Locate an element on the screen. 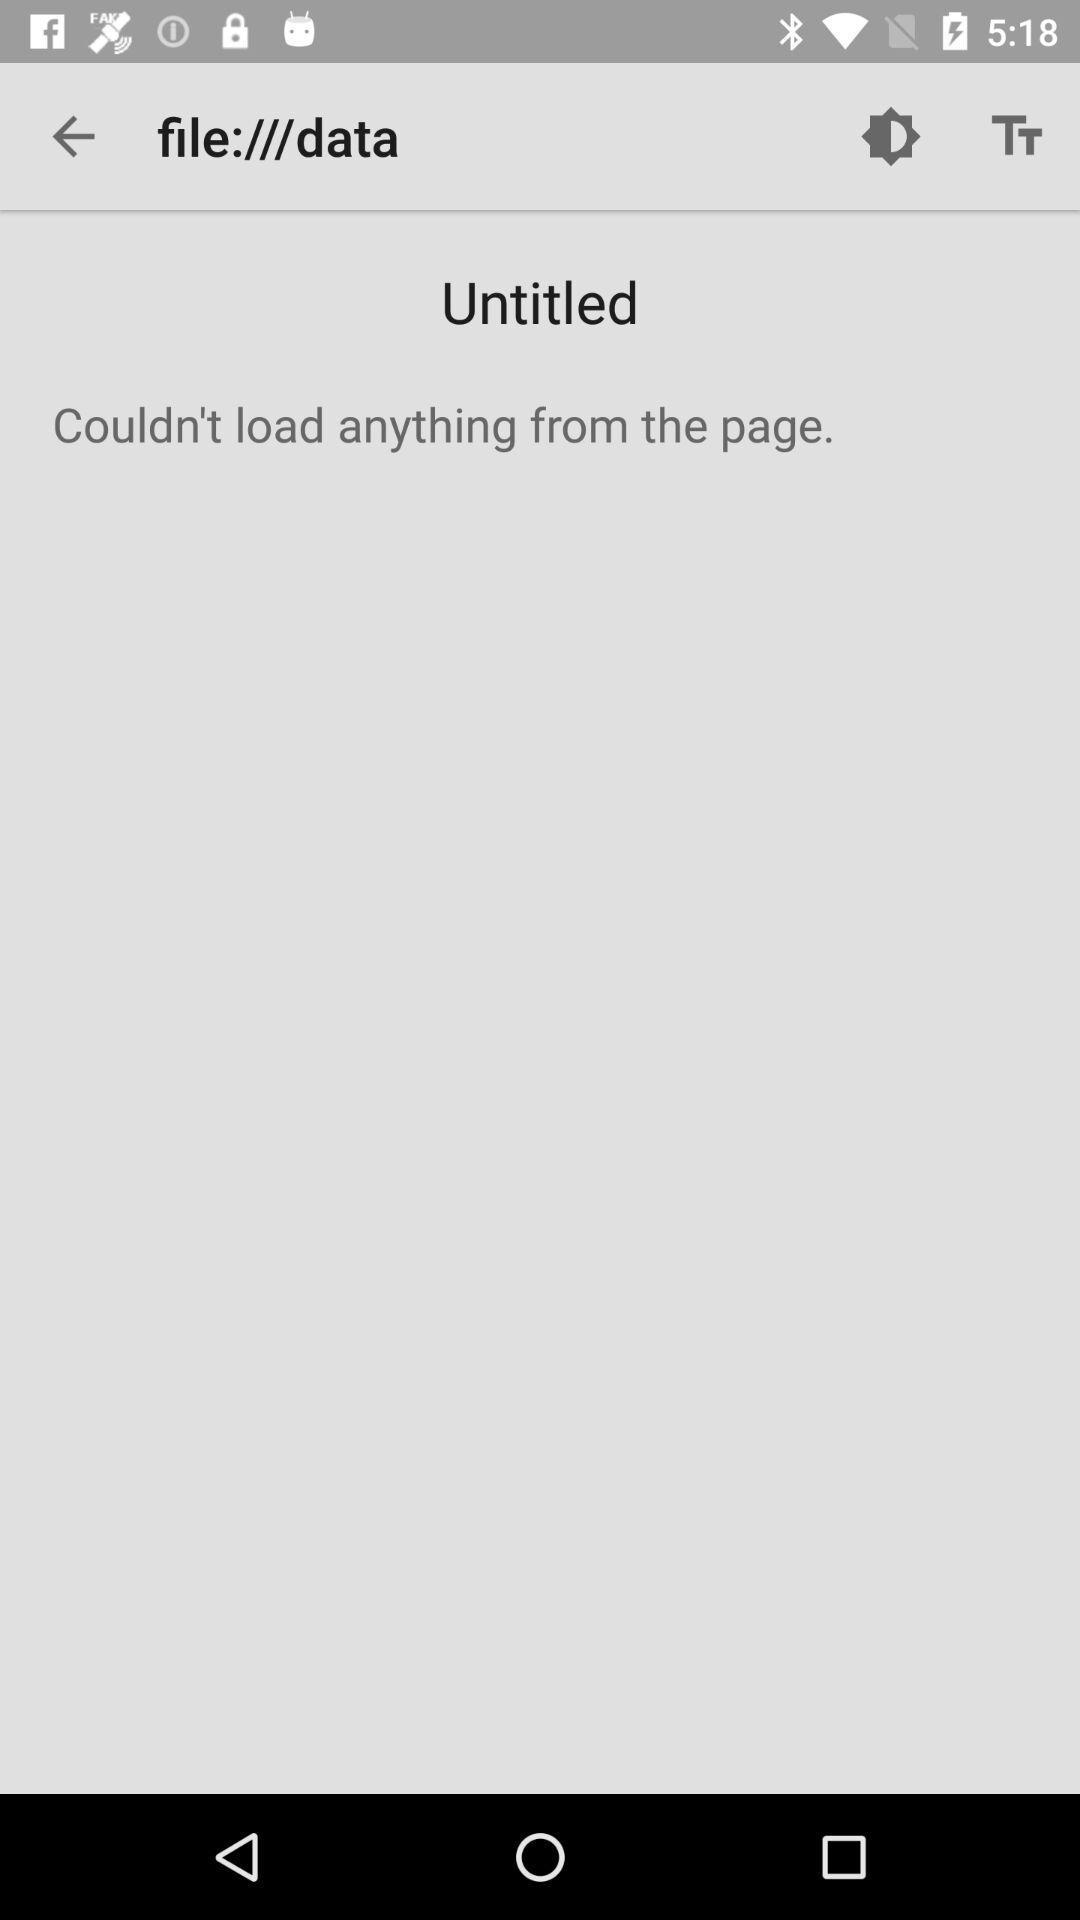 This screenshot has height=1920, width=1080. item above untitled item is located at coordinates (72, 135).